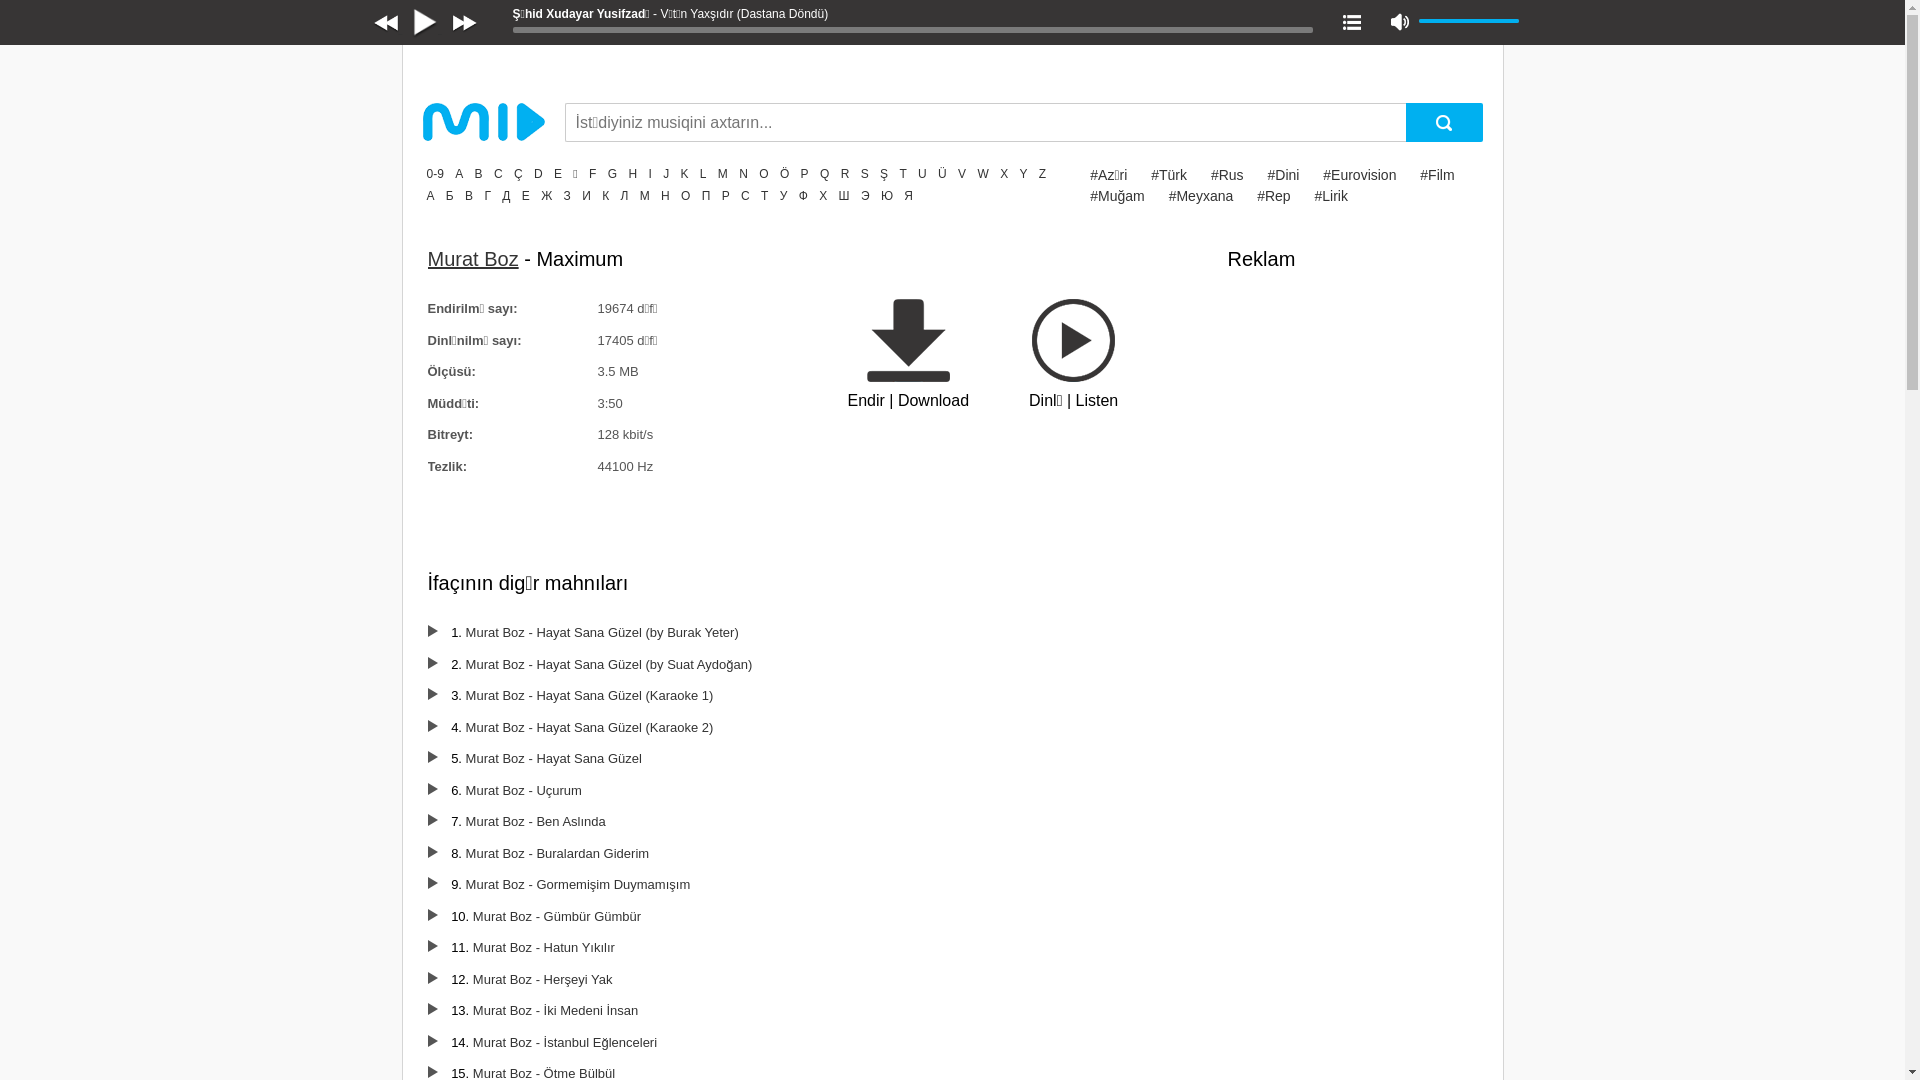  What do you see at coordinates (742, 172) in the screenshot?
I see `'N'` at bounding box center [742, 172].